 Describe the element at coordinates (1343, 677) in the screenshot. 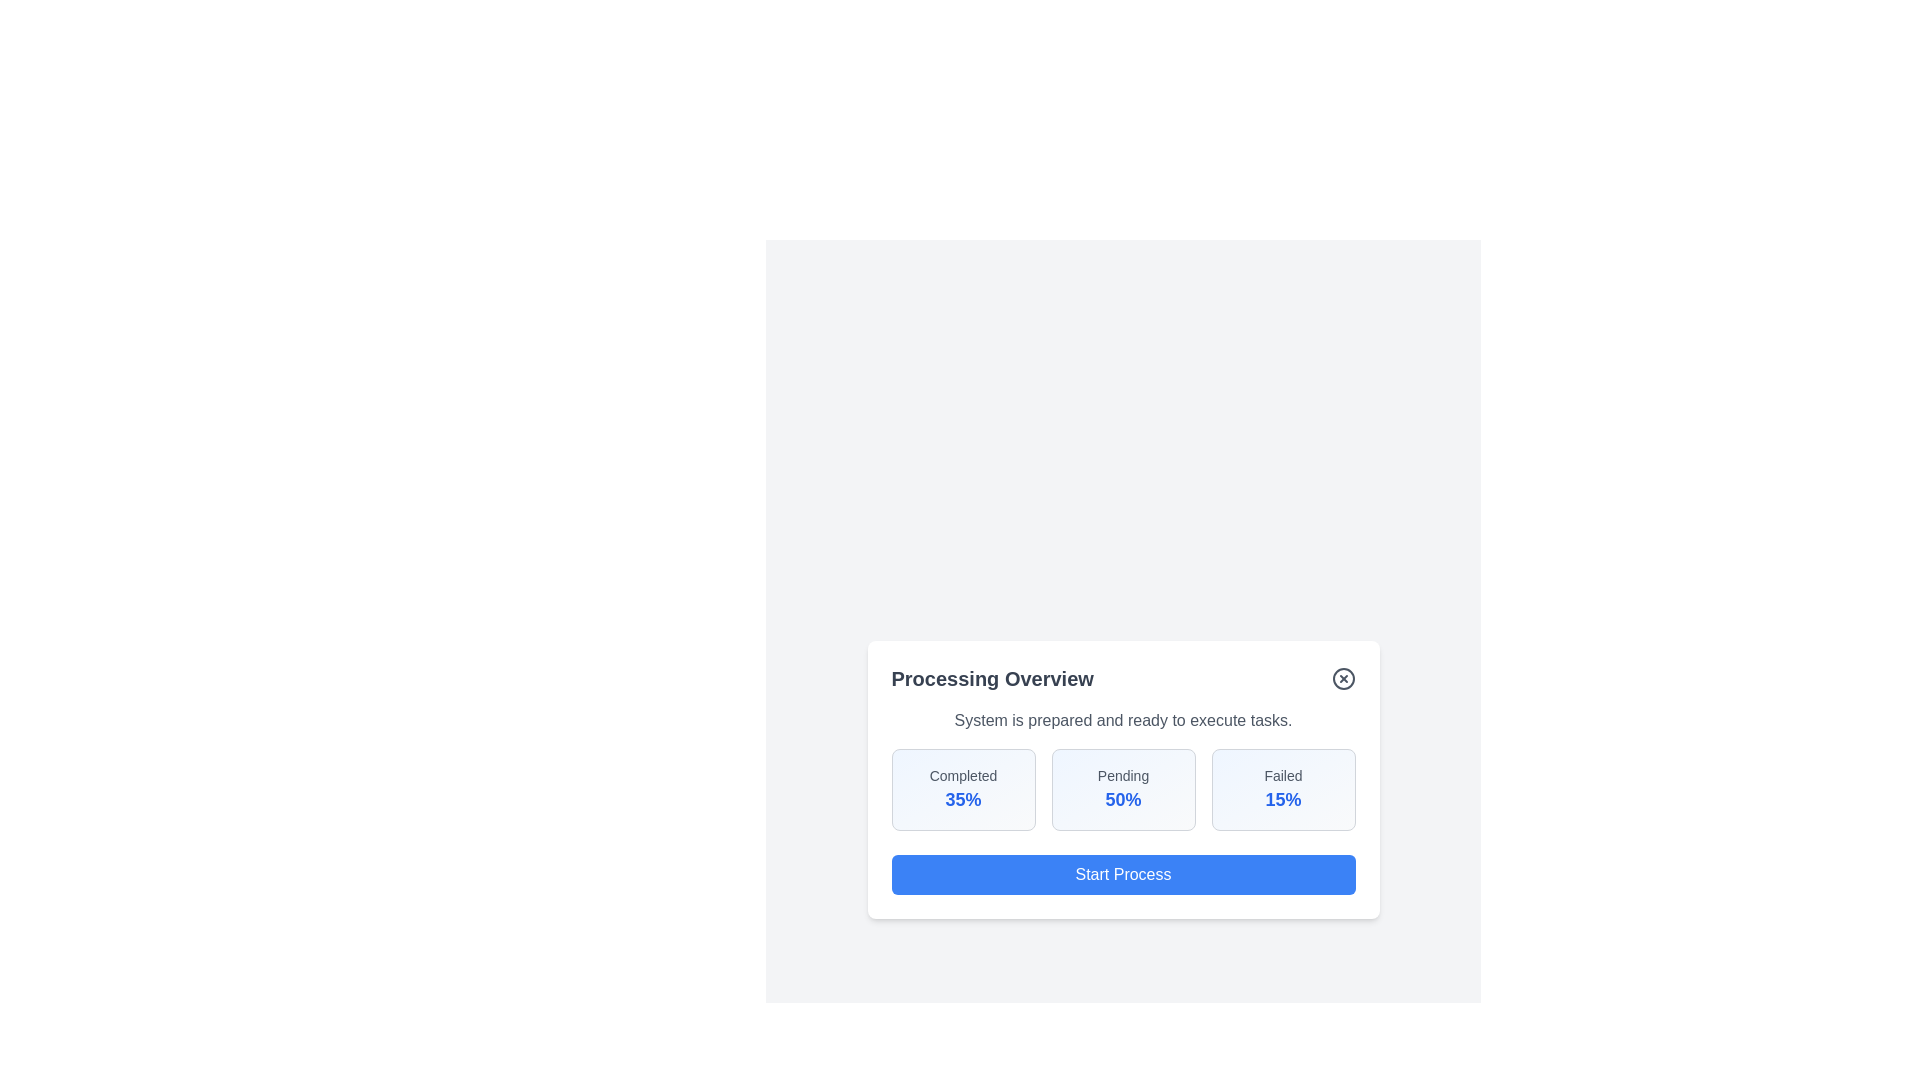

I see `the close button to dismiss the dialog` at that location.